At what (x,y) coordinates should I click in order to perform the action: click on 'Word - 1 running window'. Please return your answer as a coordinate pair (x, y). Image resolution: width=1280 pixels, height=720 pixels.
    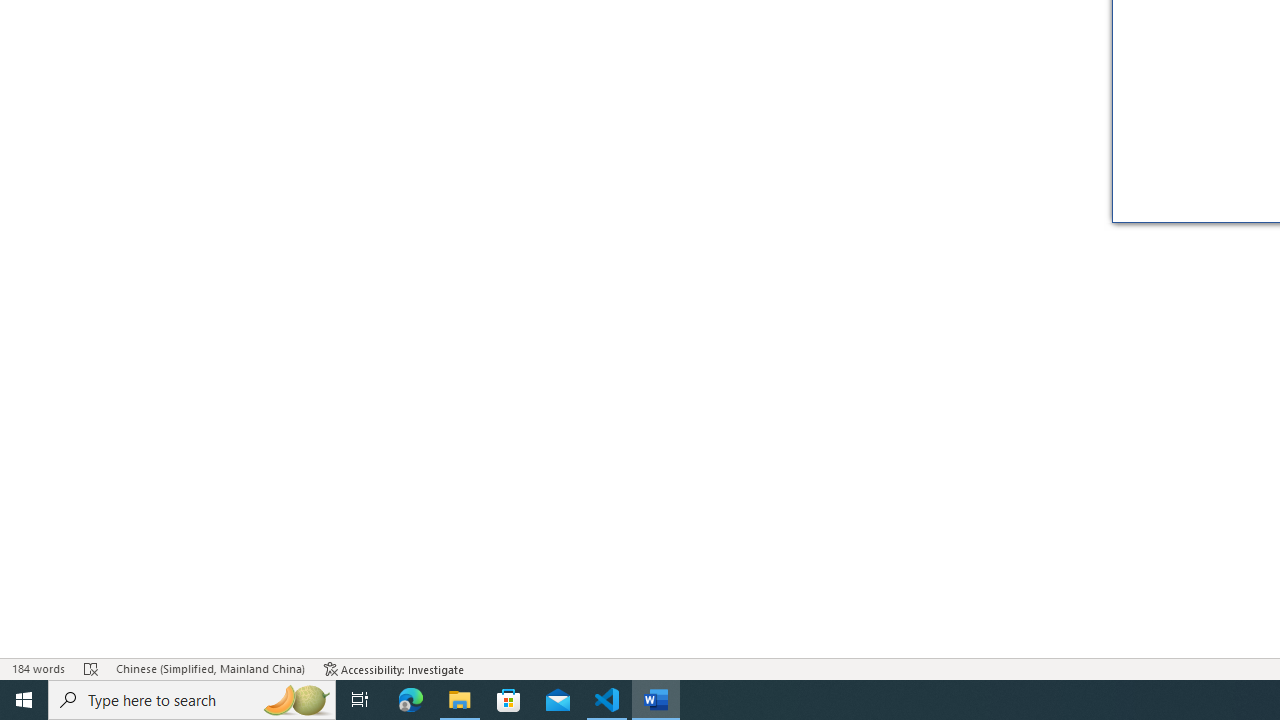
    Looking at the image, I should click on (656, 698).